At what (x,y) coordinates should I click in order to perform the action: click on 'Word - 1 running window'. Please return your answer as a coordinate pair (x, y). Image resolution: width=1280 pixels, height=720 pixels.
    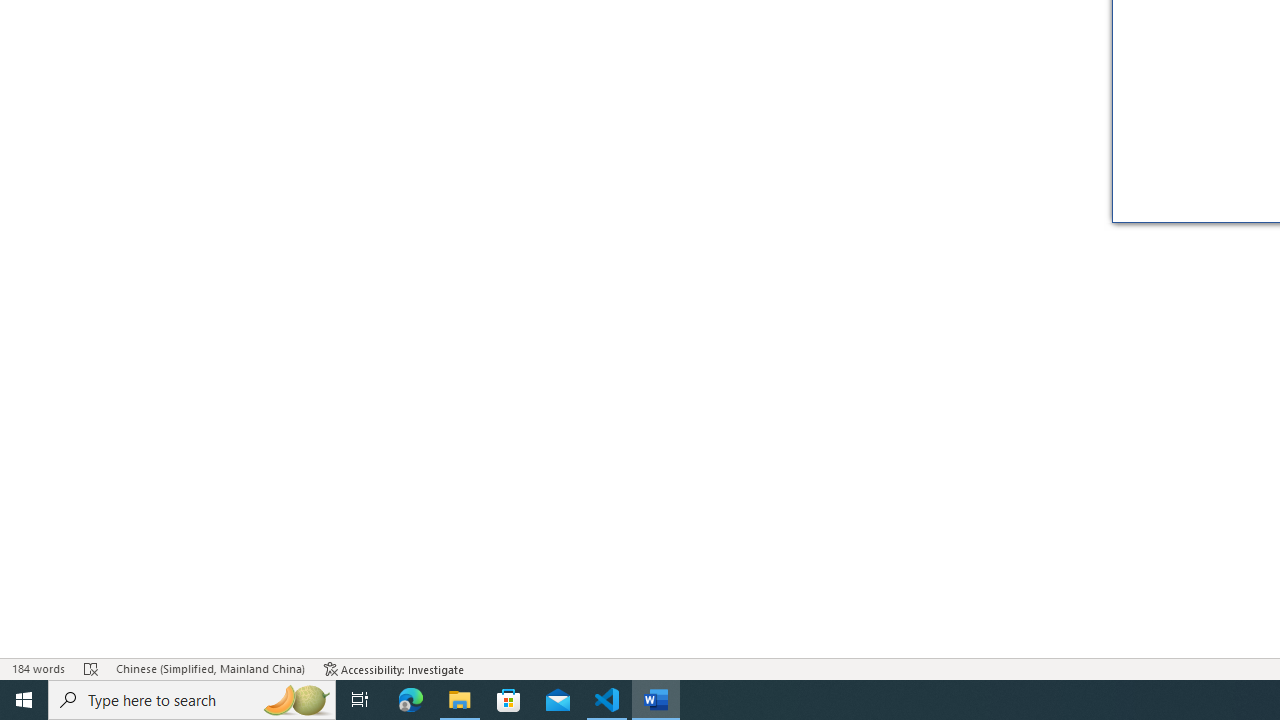
    Looking at the image, I should click on (656, 698).